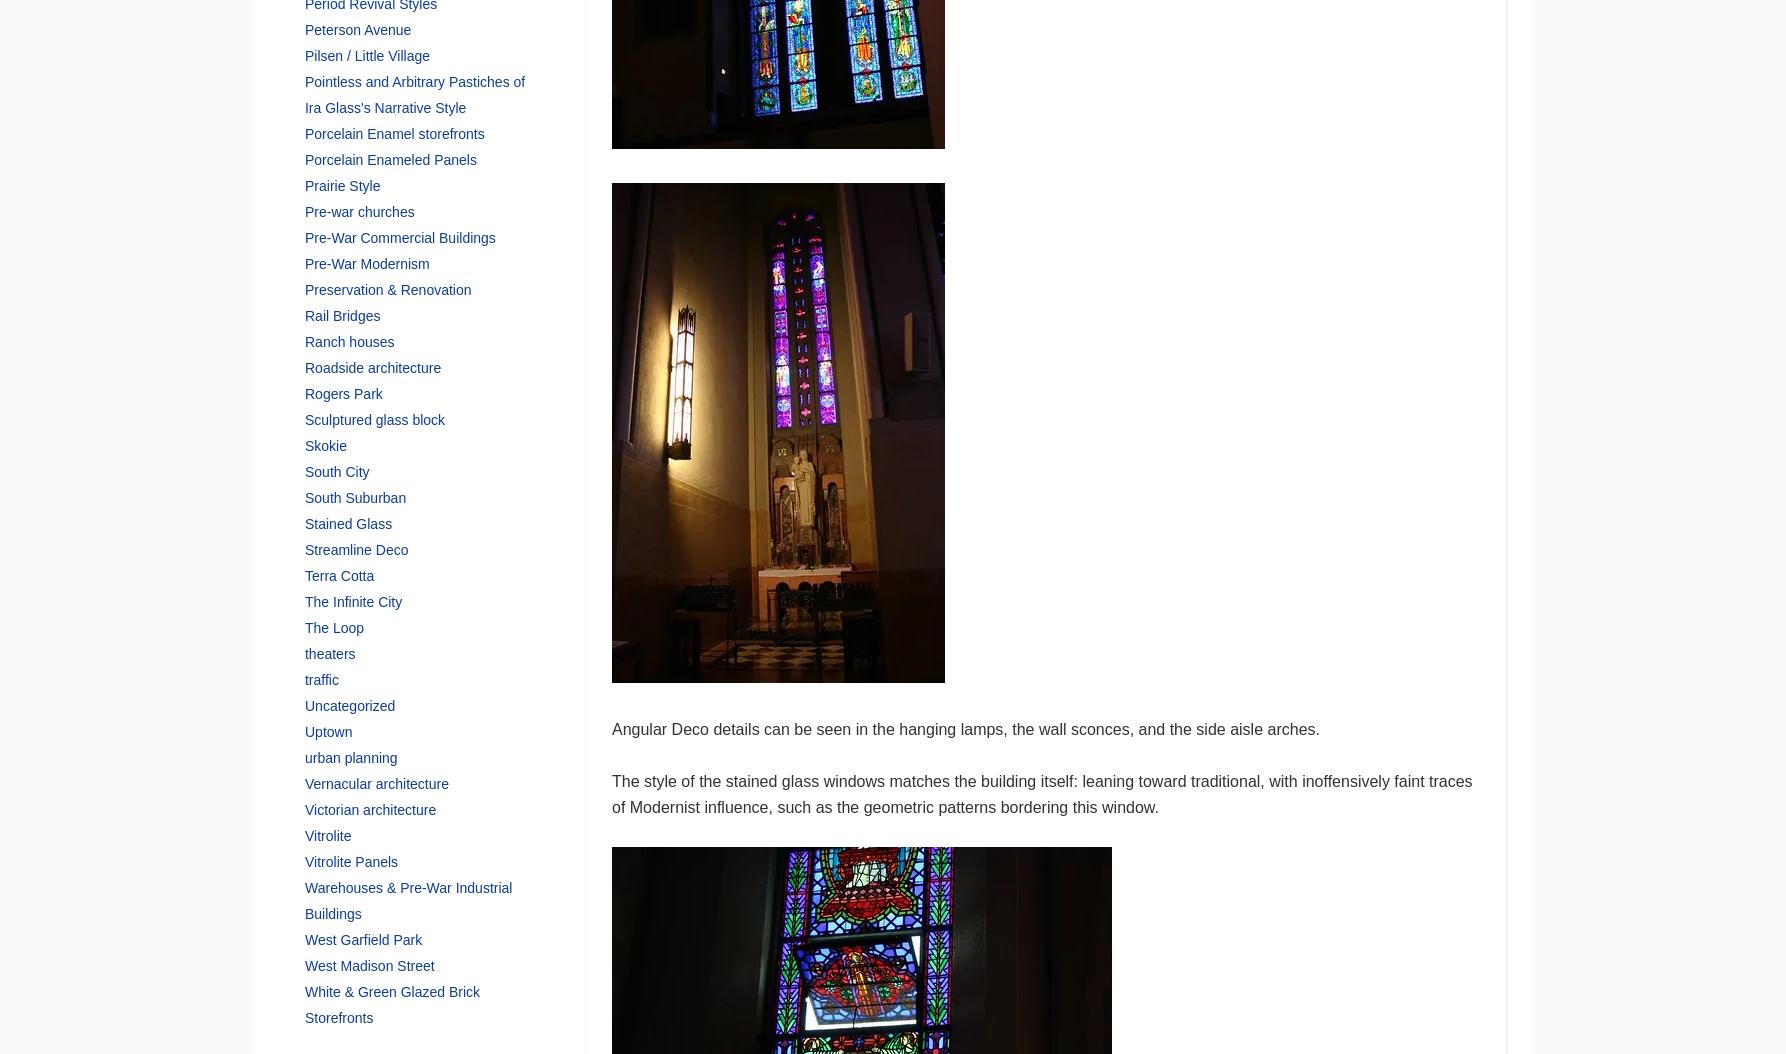 This screenshot has height=1054, width=1786. What do you see at coordinates (366, 262) in the screenshot?
I see `'Pre-War Modernism'` at bounding box center [366, 262].